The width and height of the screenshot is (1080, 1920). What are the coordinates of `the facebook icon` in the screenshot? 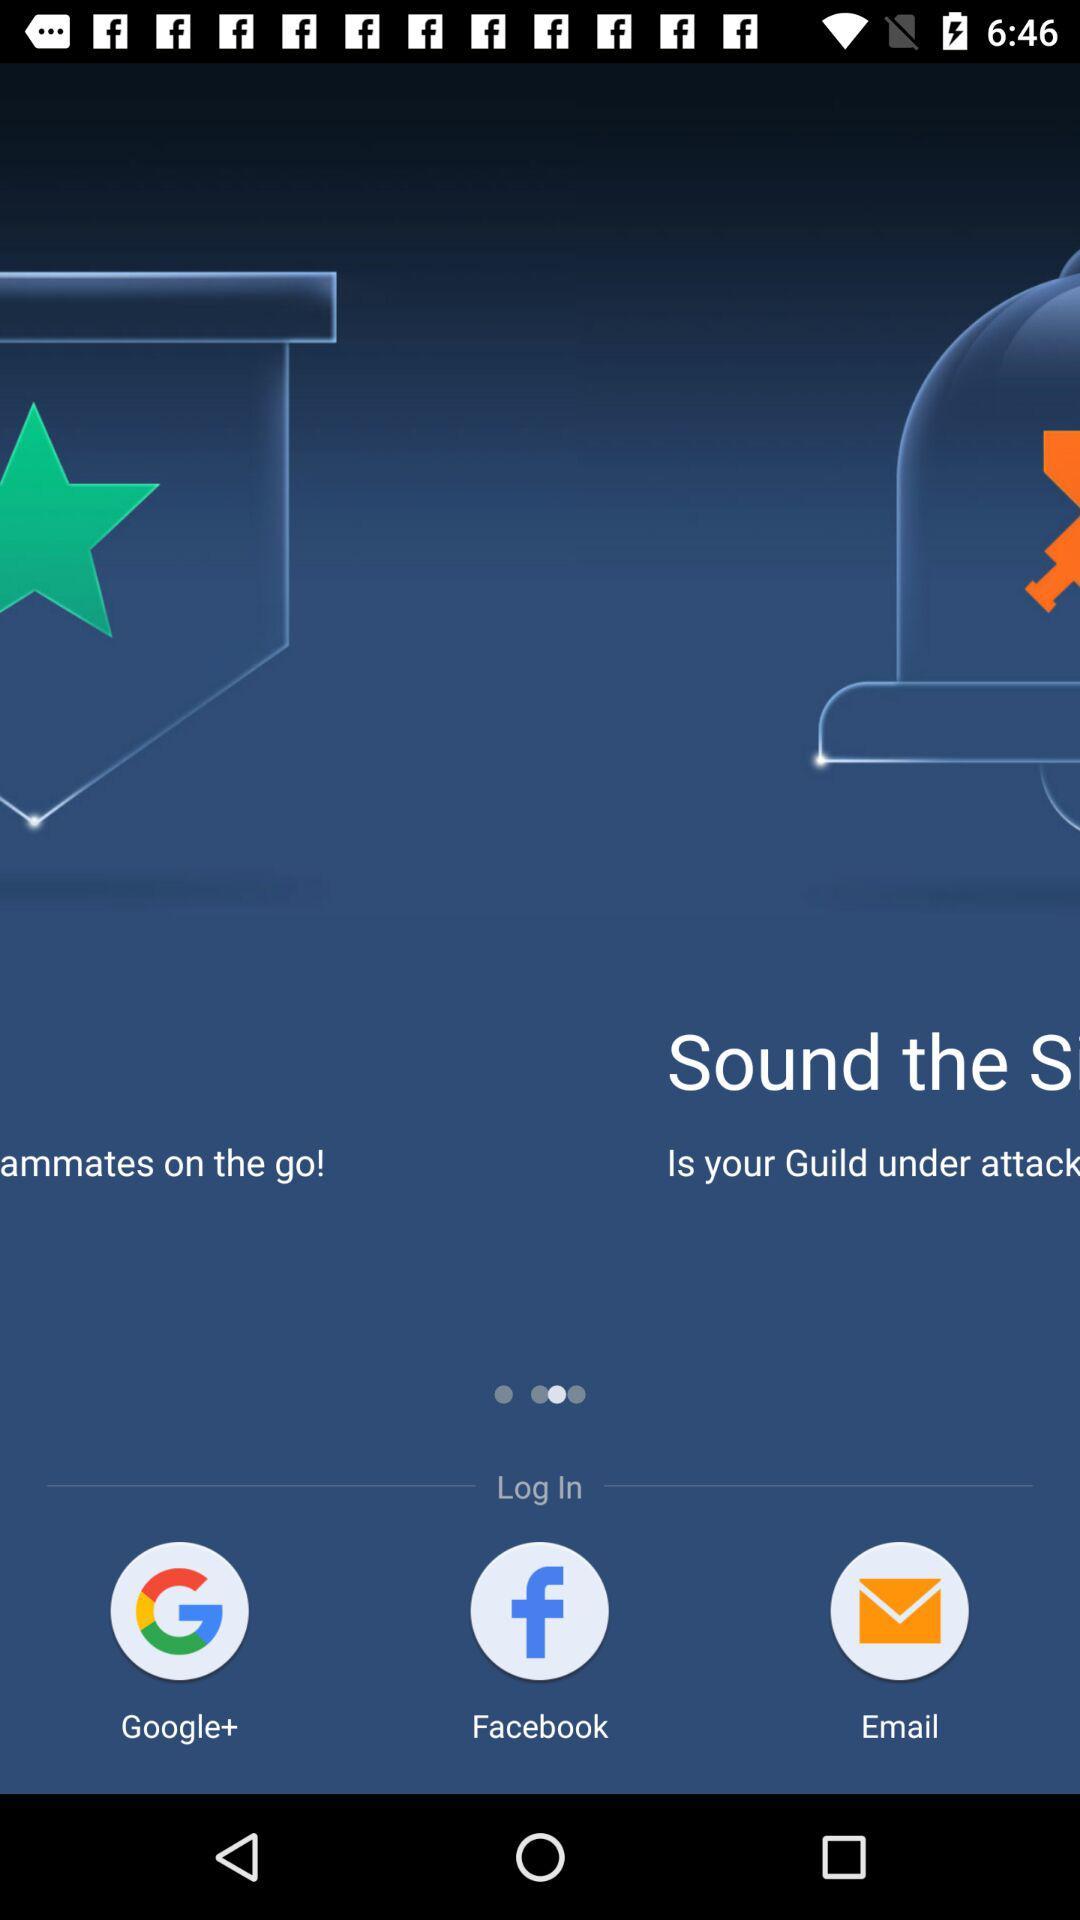 It's located at (538, 1613).